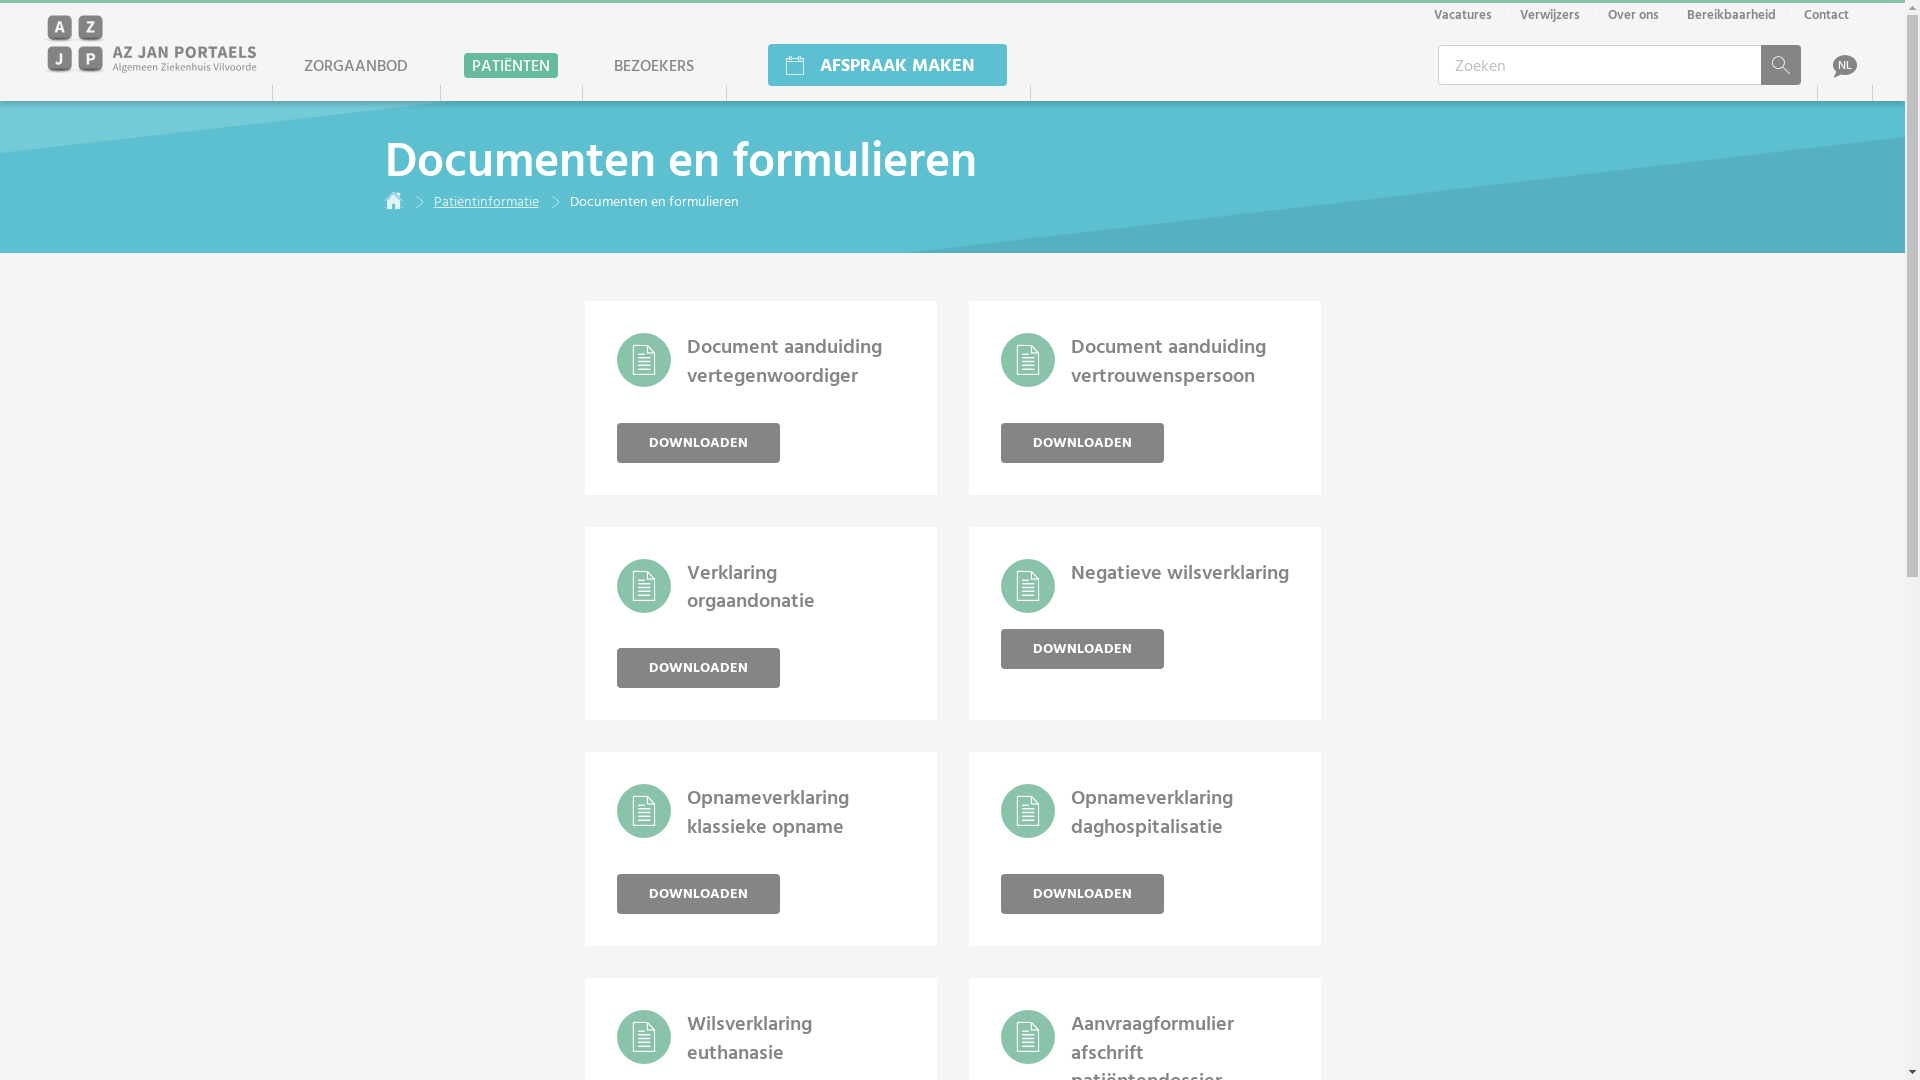 Image resolution: width=1920 pixels, height=1080 pixels. Describe the element at coordinates (393, 200) in the screenshot. I see `'Home'` at that location.